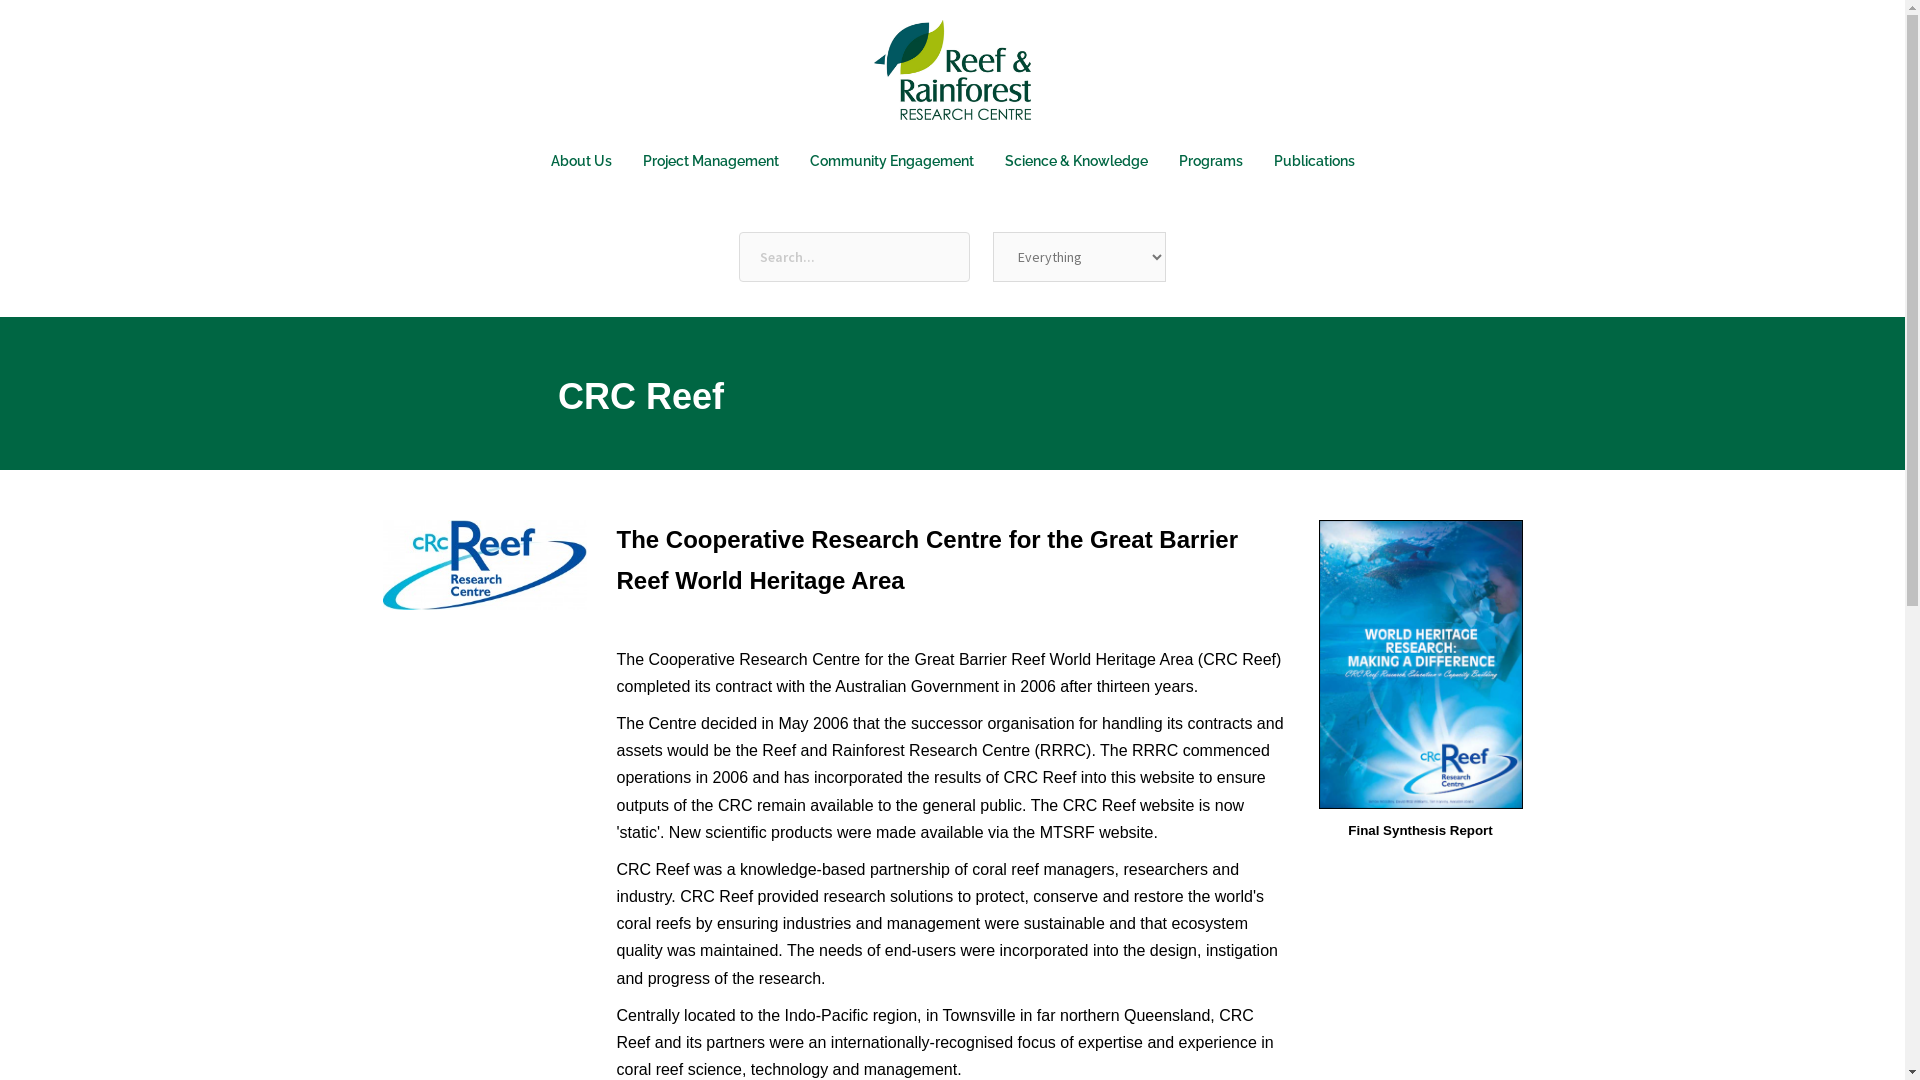 This screenshot has height=1080, width=1920. I want to click on 'Reef & Rainforest', so click(951, 75).